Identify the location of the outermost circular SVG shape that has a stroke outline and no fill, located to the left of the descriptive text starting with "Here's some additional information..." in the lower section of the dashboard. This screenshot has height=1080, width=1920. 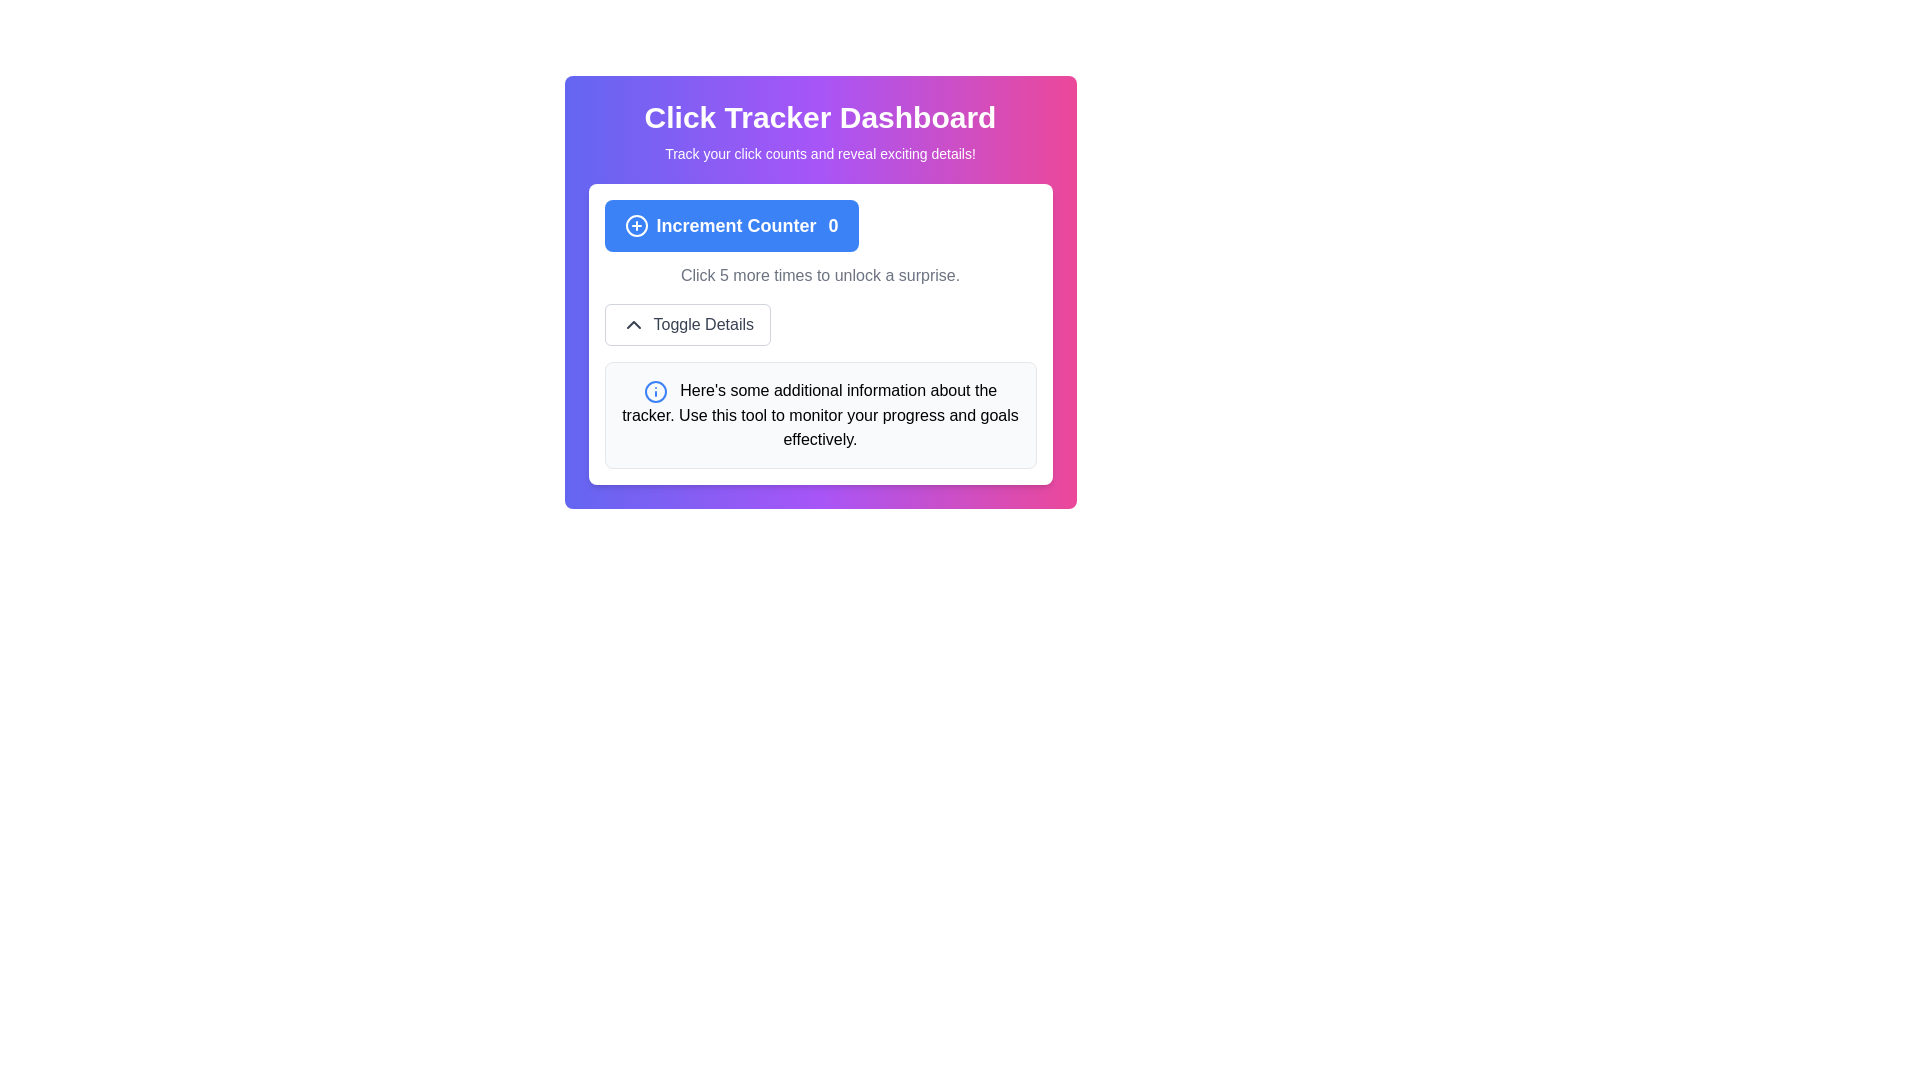
(655, 391).